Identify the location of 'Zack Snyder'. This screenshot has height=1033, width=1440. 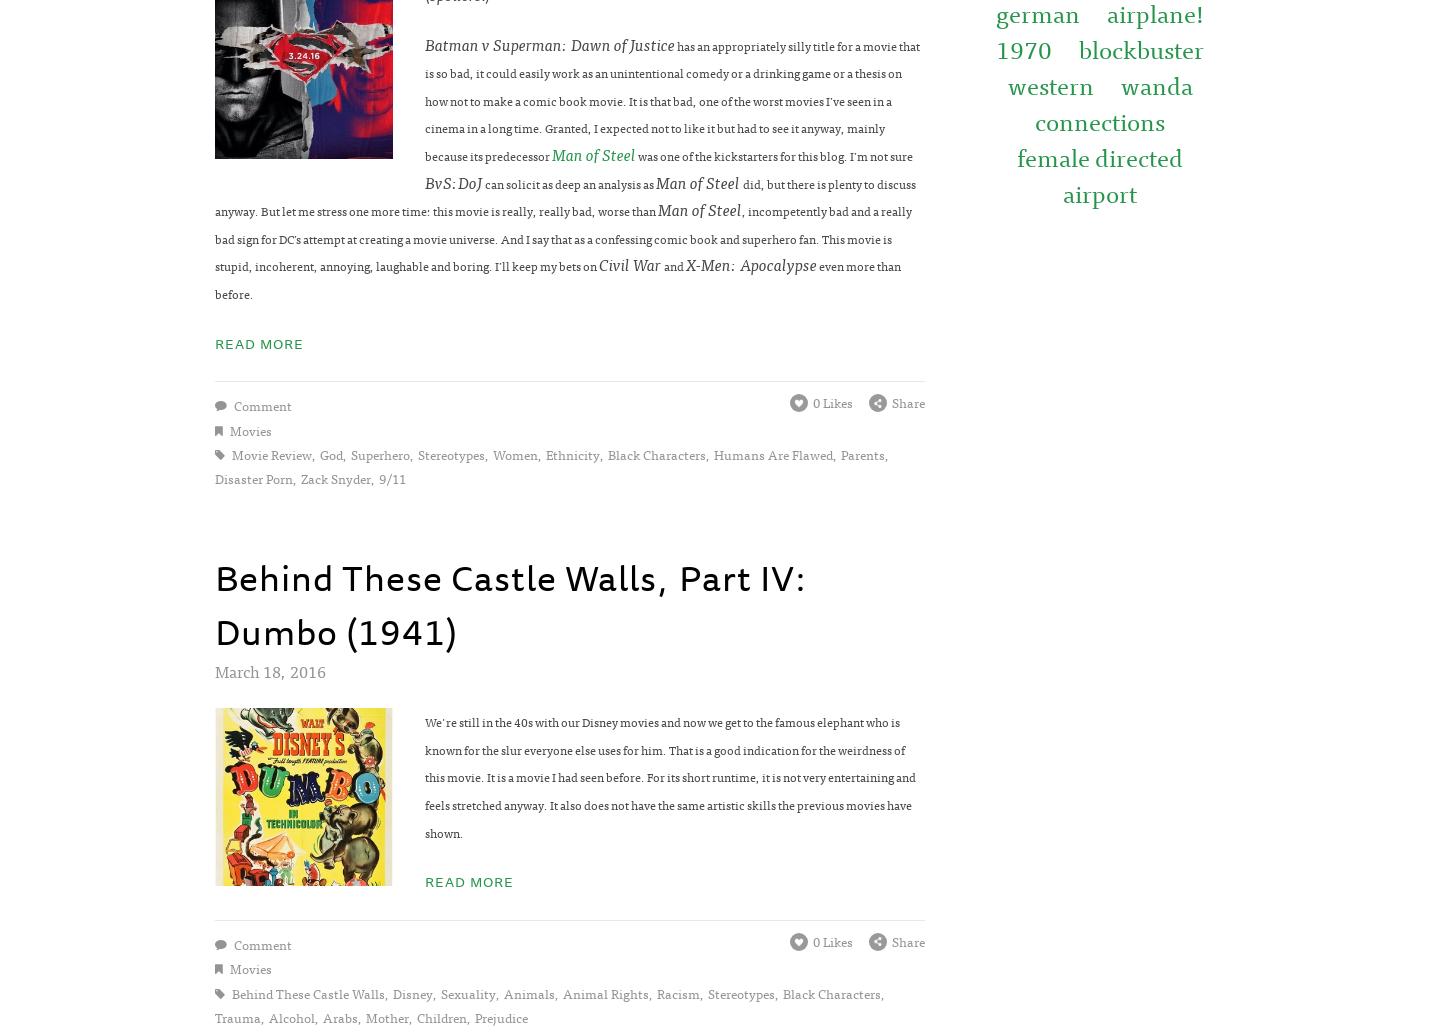
(335, 478).